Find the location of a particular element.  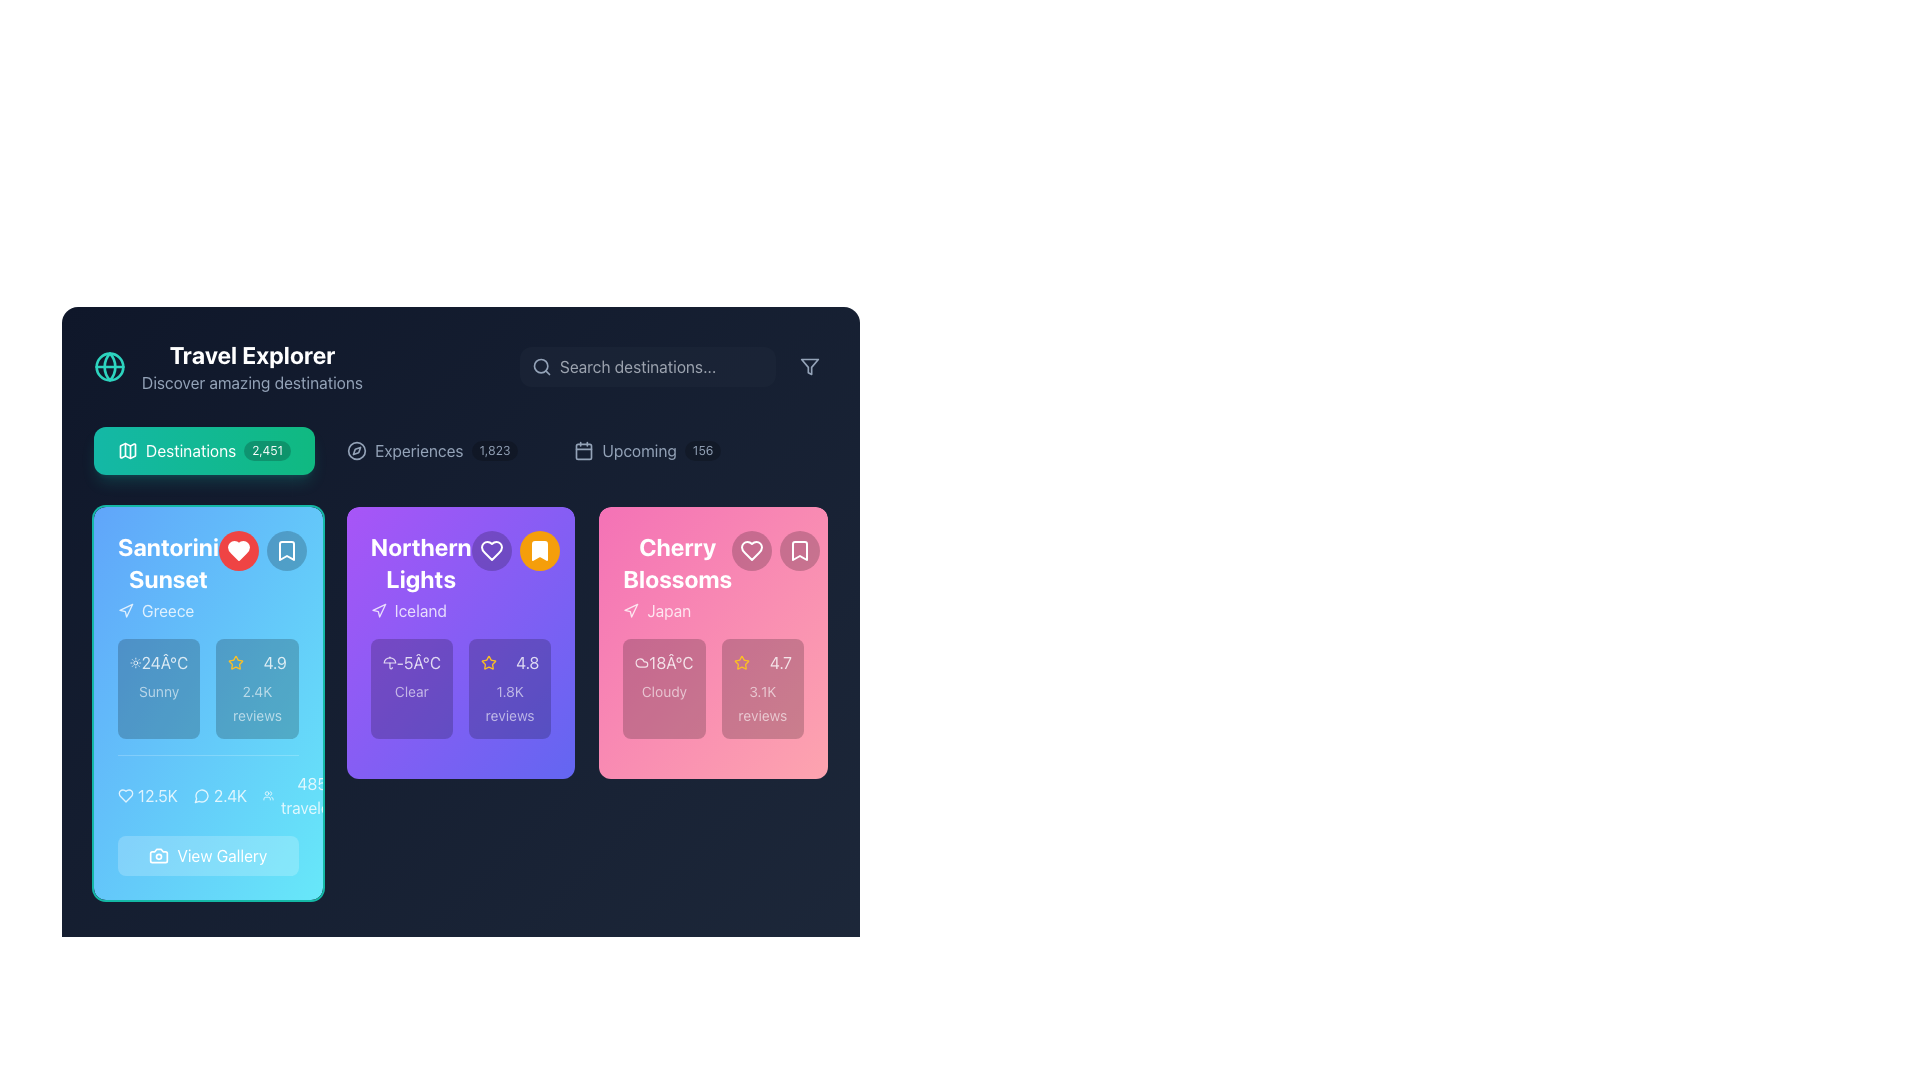

the Badge indicating the count of items in the 'Upcoming' section located to the right of the 'Upcoming' text in the navigation bar is located at coordinates (703, 451).